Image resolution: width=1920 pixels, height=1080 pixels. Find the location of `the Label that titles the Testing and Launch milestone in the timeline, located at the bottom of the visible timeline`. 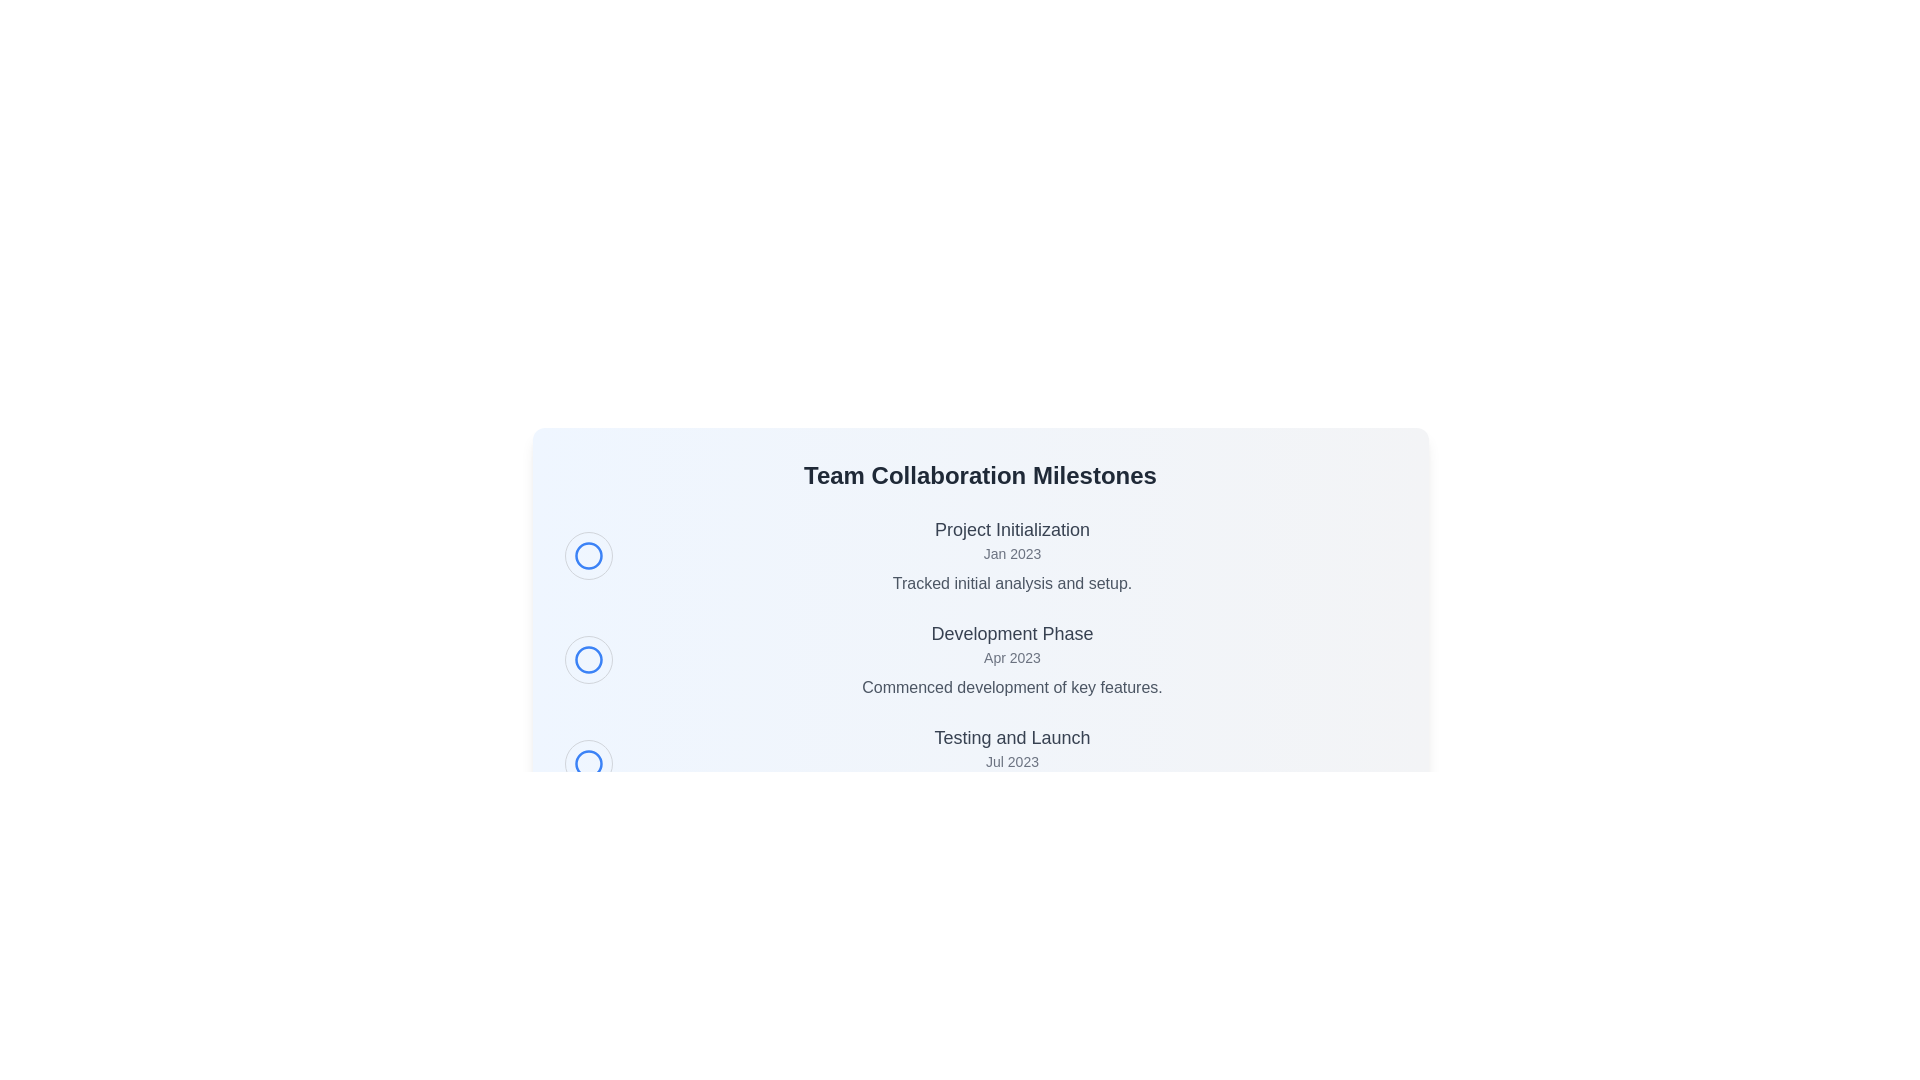

the Label that titles the Testing and Launch milestone in the timeline, located at the bottom of the visible timeline is located at coordinates (1012, 737).